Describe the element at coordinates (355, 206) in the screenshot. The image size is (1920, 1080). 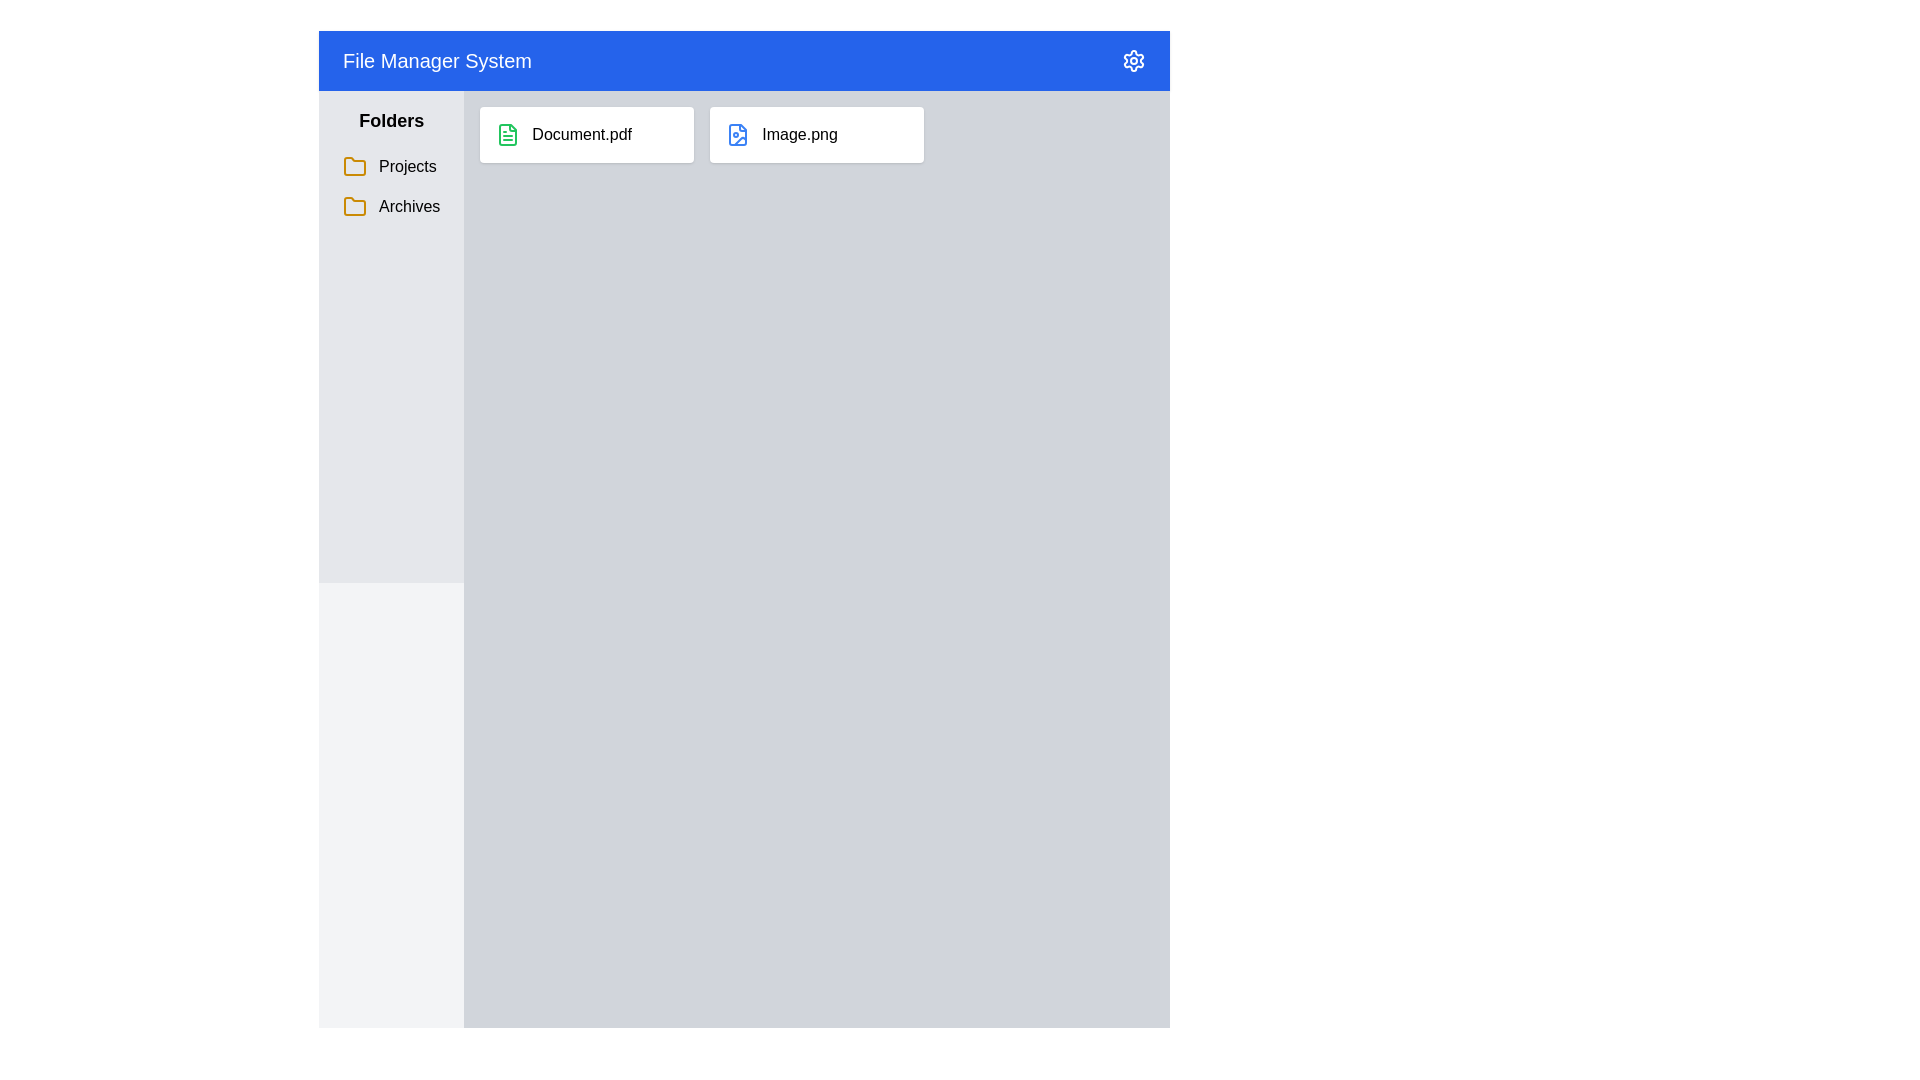
I see `the folder icon with a yellow border located in the left sidebar under the 'Folders' heading` at that location.